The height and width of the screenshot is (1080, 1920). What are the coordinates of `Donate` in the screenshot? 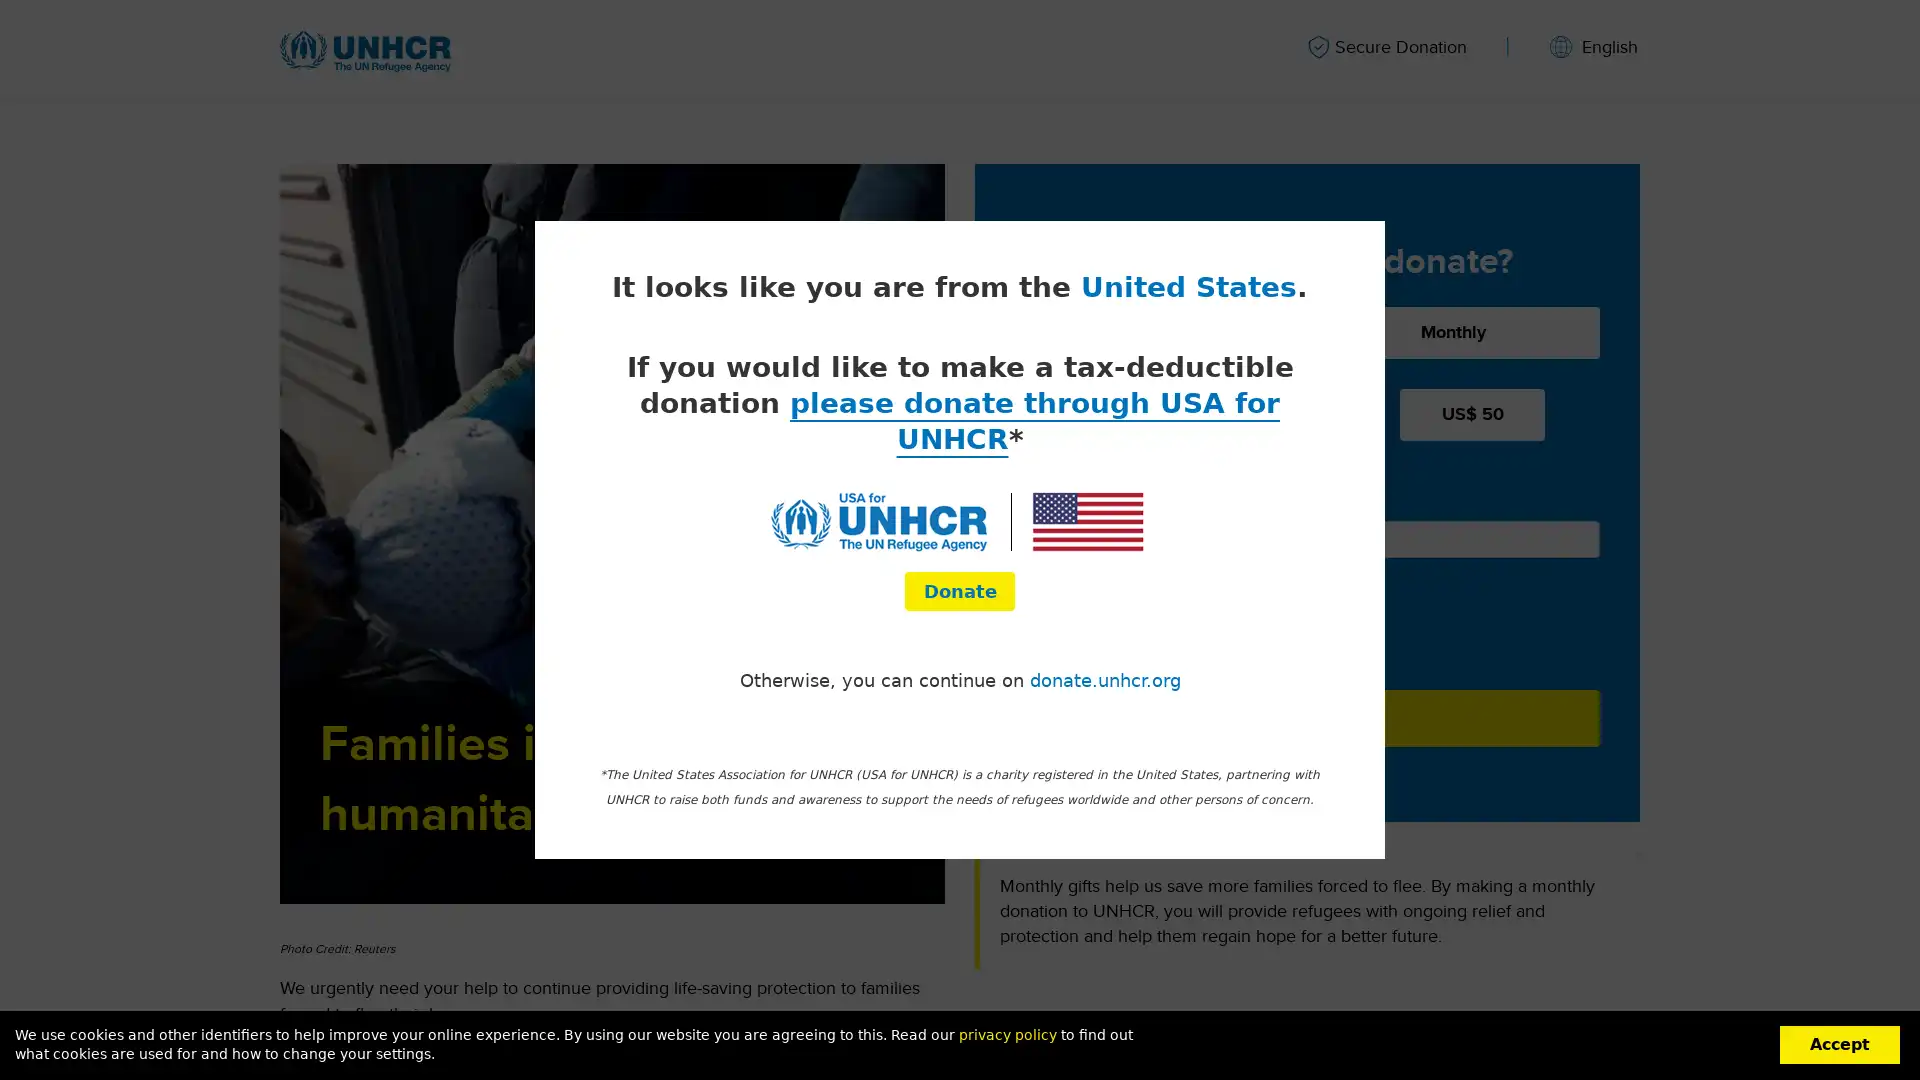 It's located at (1307, 716).